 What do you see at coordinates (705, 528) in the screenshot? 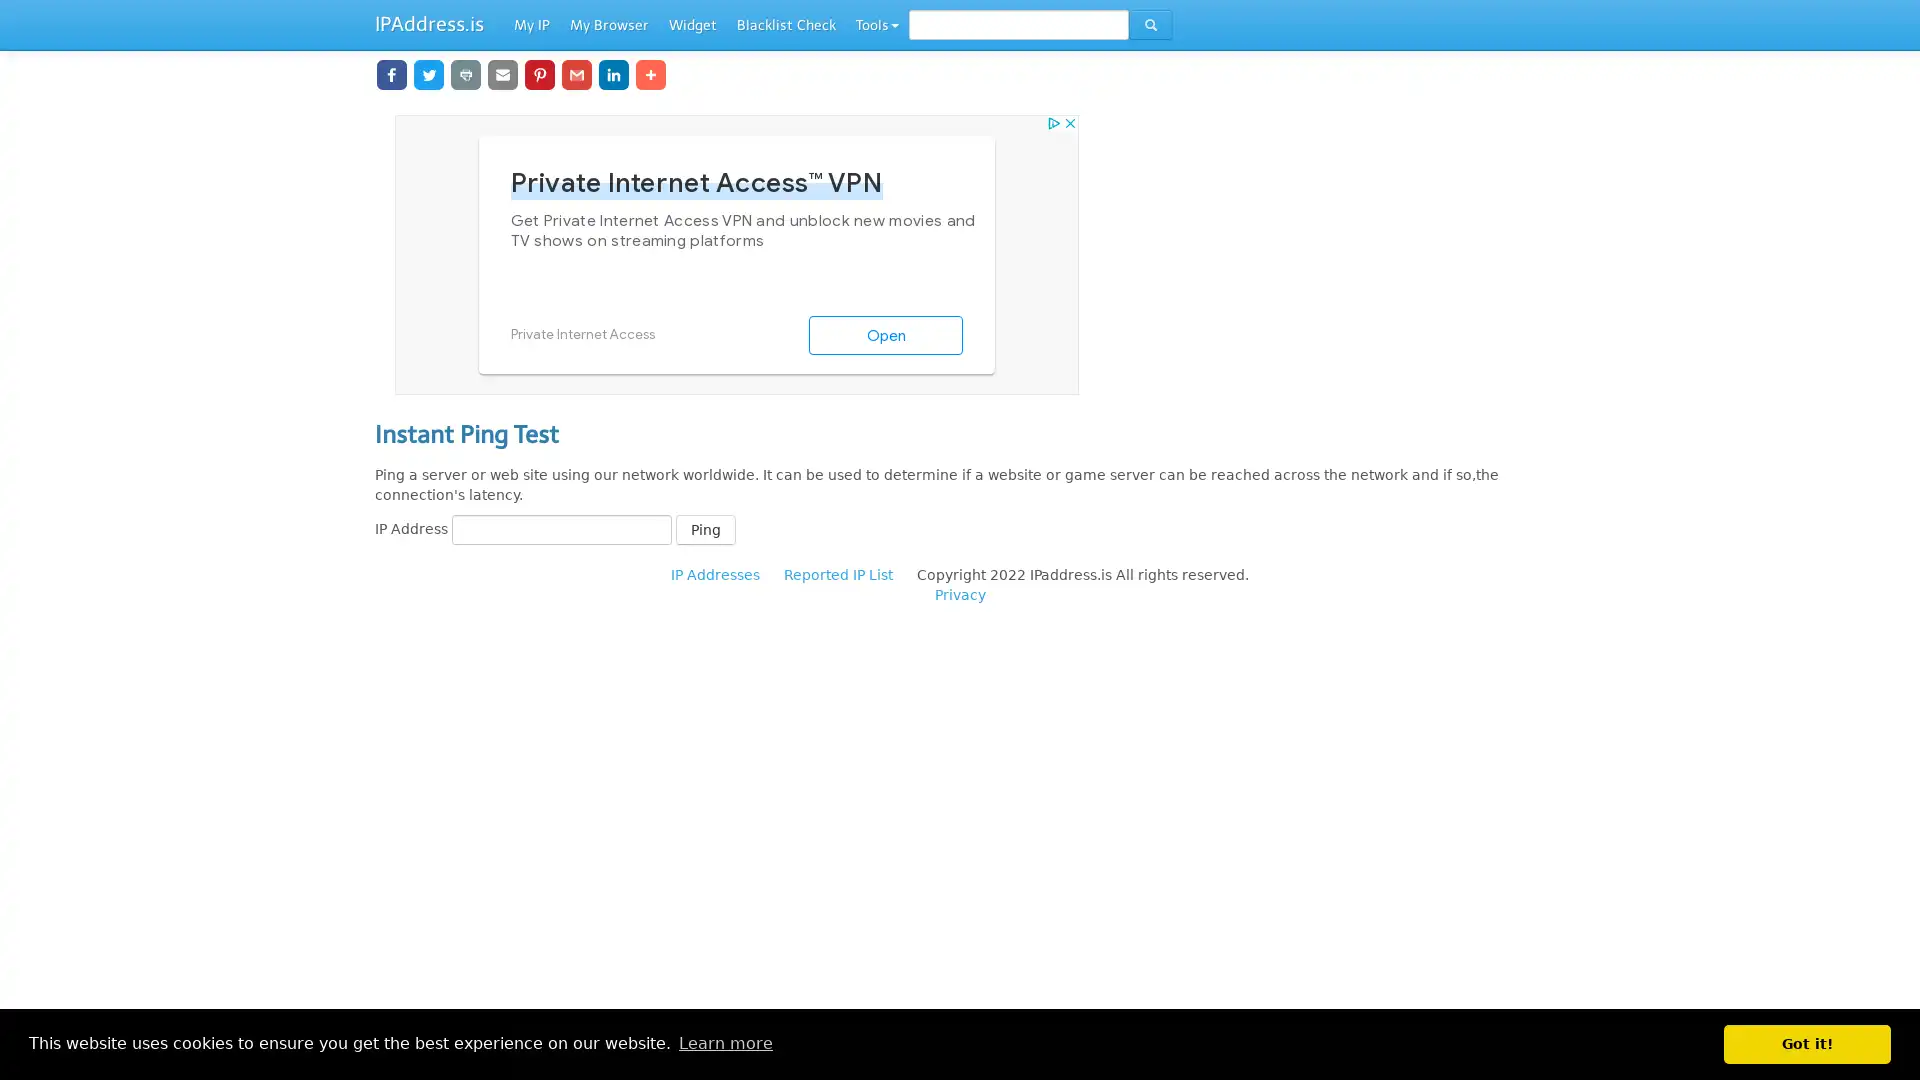
I see `Ping` at bounding box center [705, 528].